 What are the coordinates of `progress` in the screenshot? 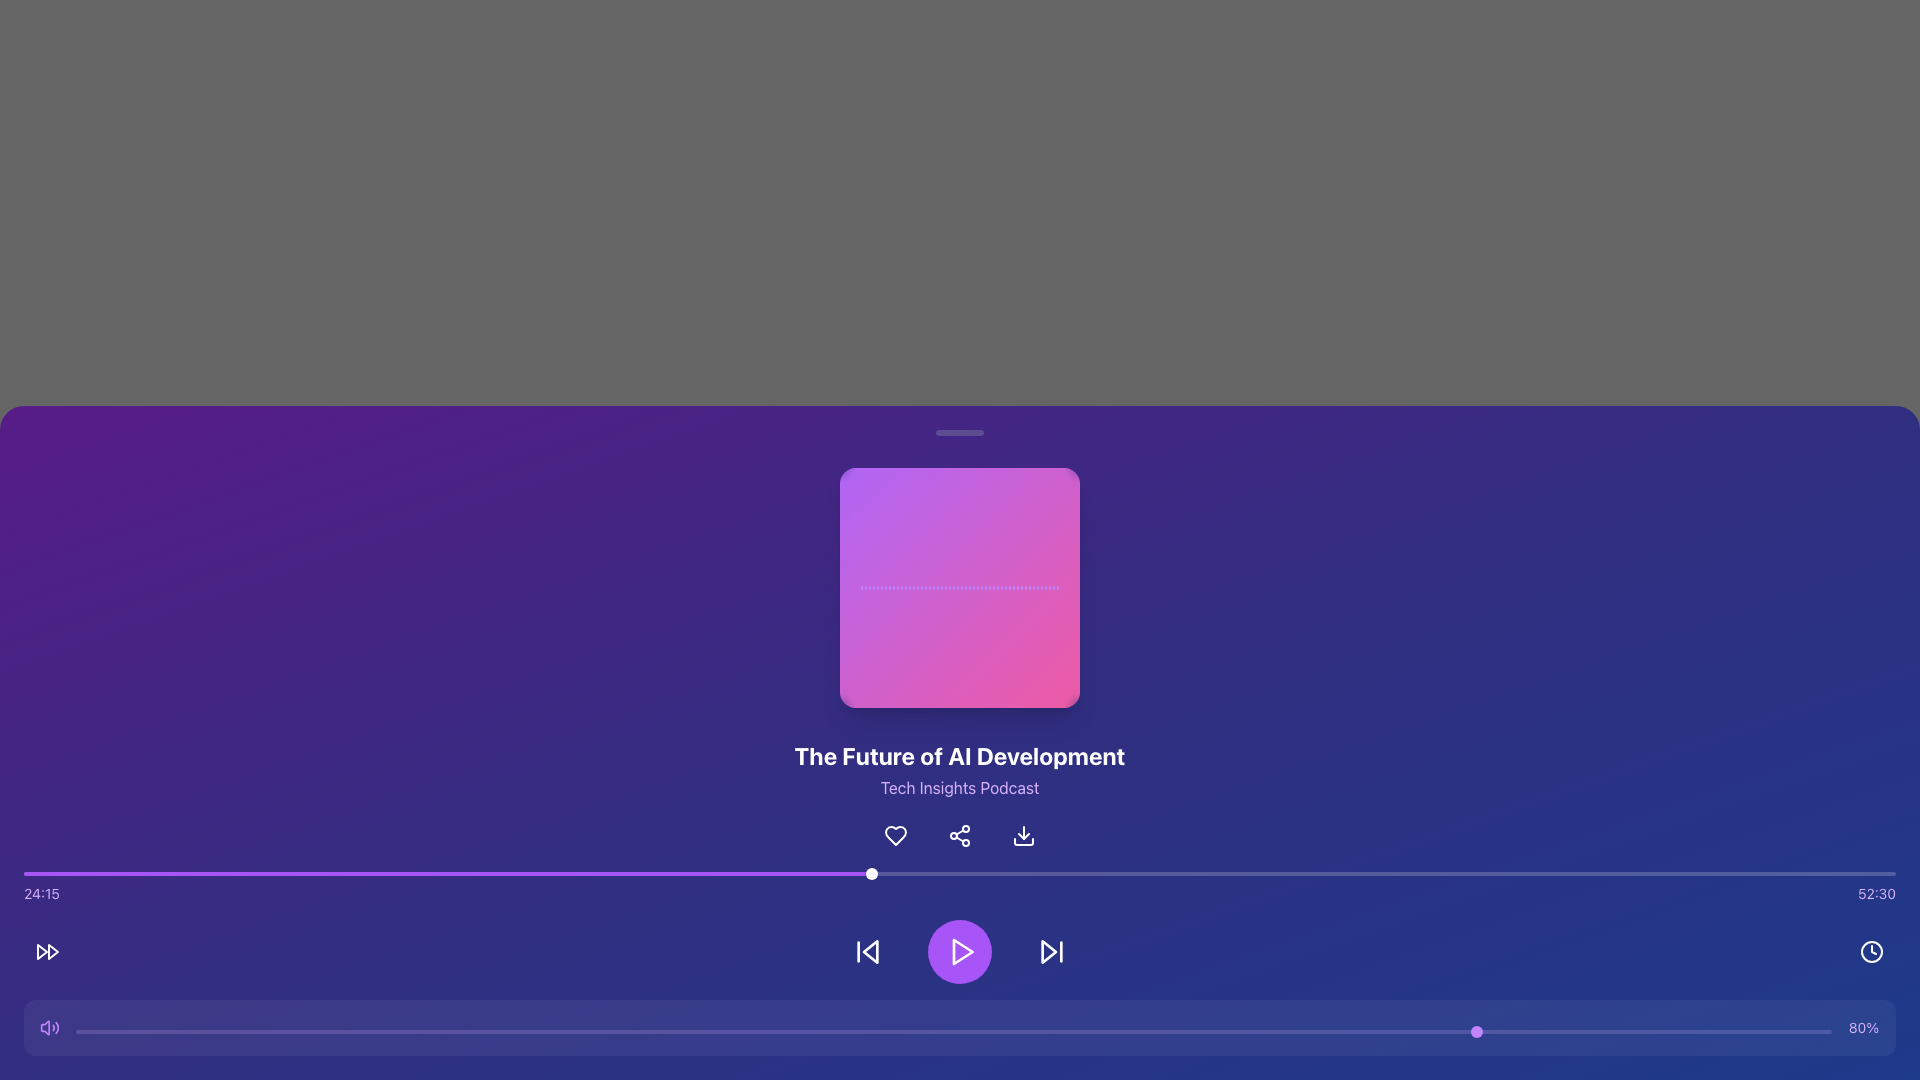 It's located at (80, 873).